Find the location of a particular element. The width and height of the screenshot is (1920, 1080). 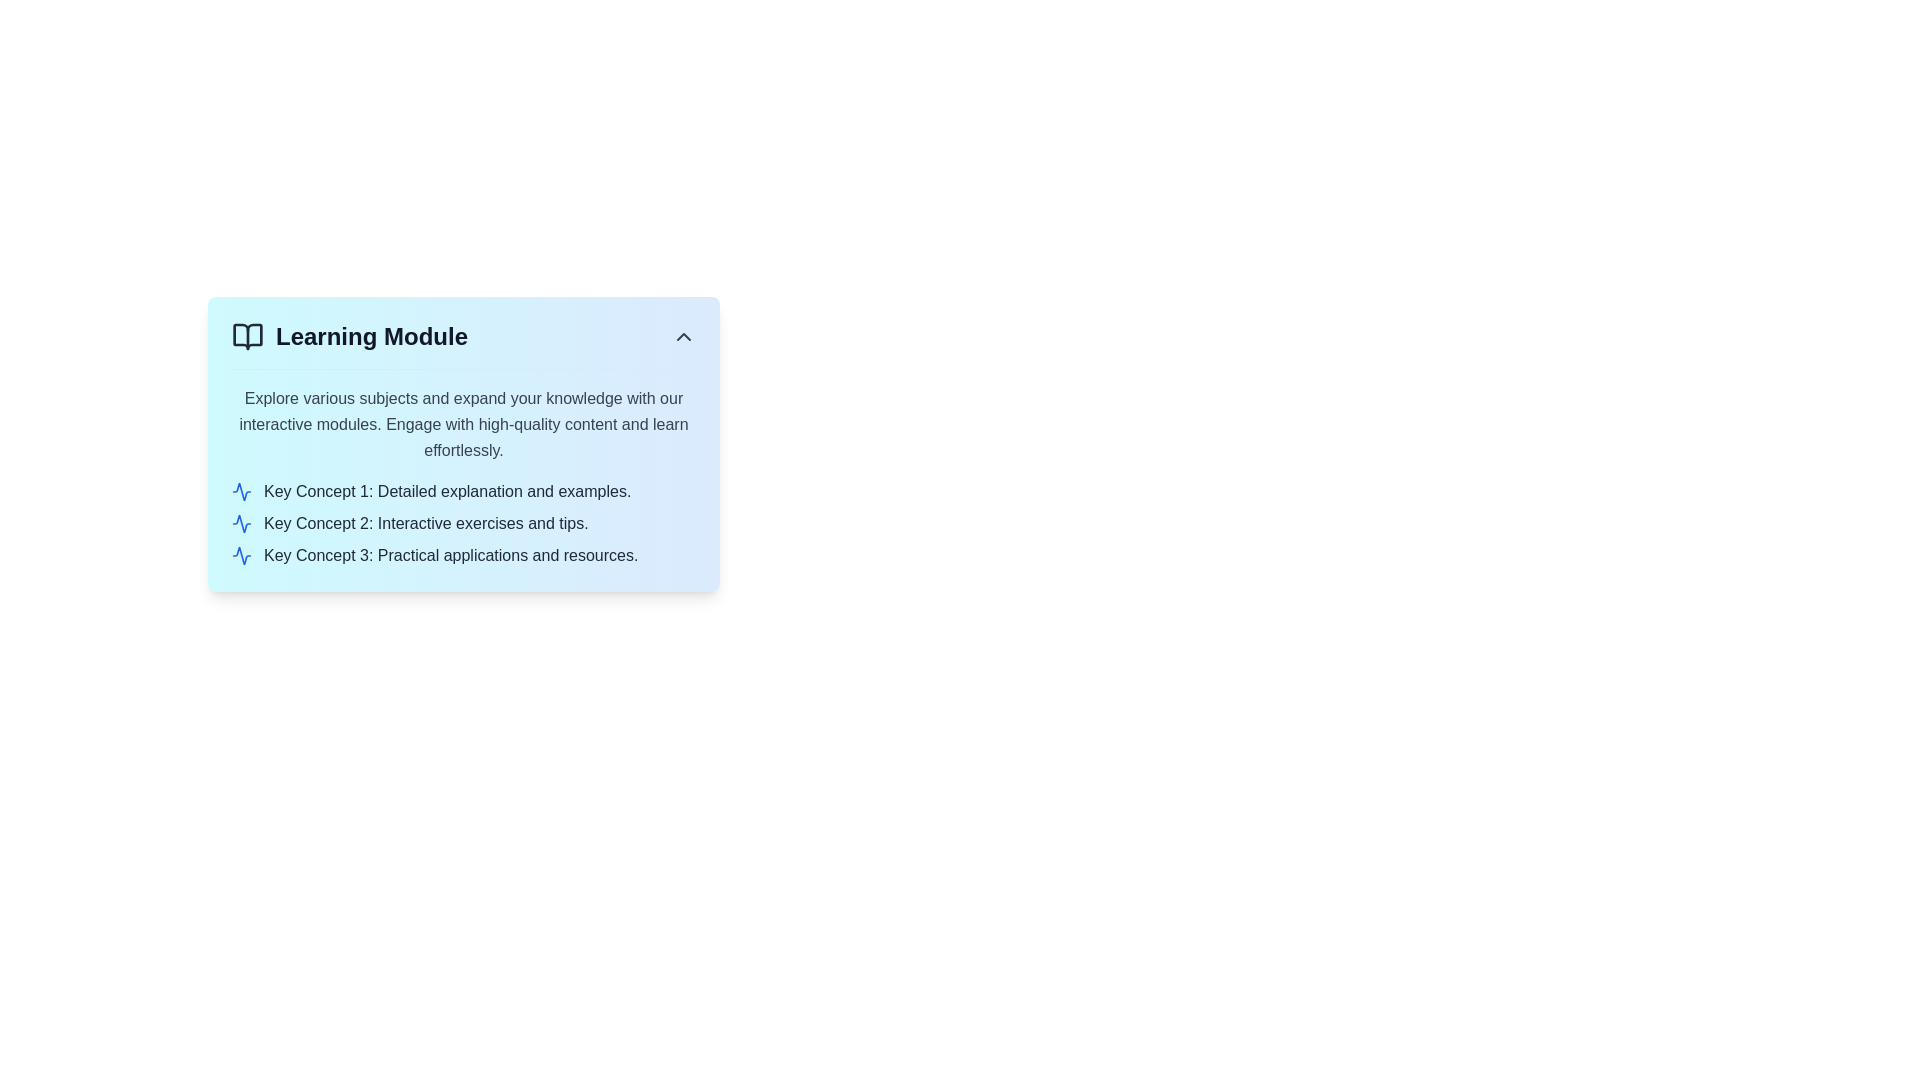

the list item labeled 'Key Concept 2: Interactive exercises and tips' which includes a blue icon, positioned within the 'Learning Module' below 'Key Concept 1' and above 'Key Concept 3' is located at coordinates (463, 523).